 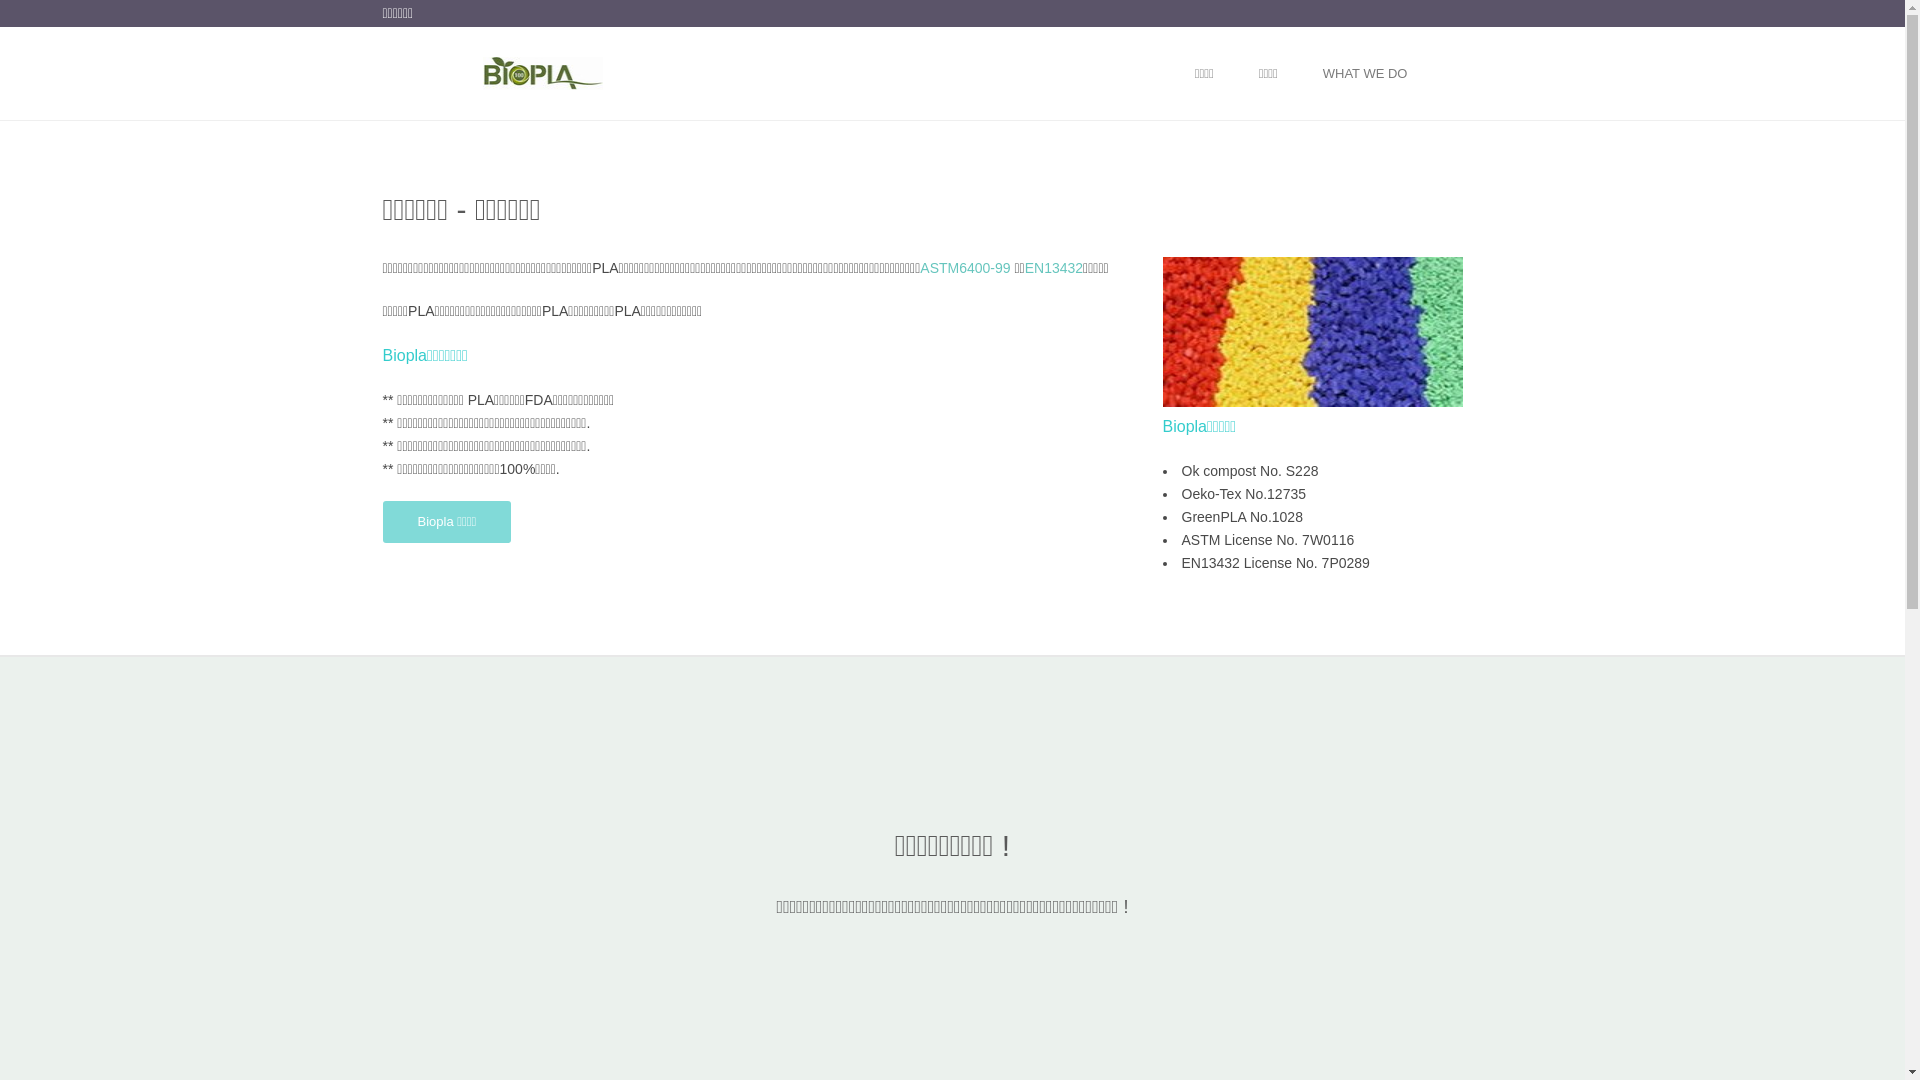 What do you see at coordinates (1053, 266) in the screenshot?
I see `'EN13432'` at bounding box center [1053, 266].